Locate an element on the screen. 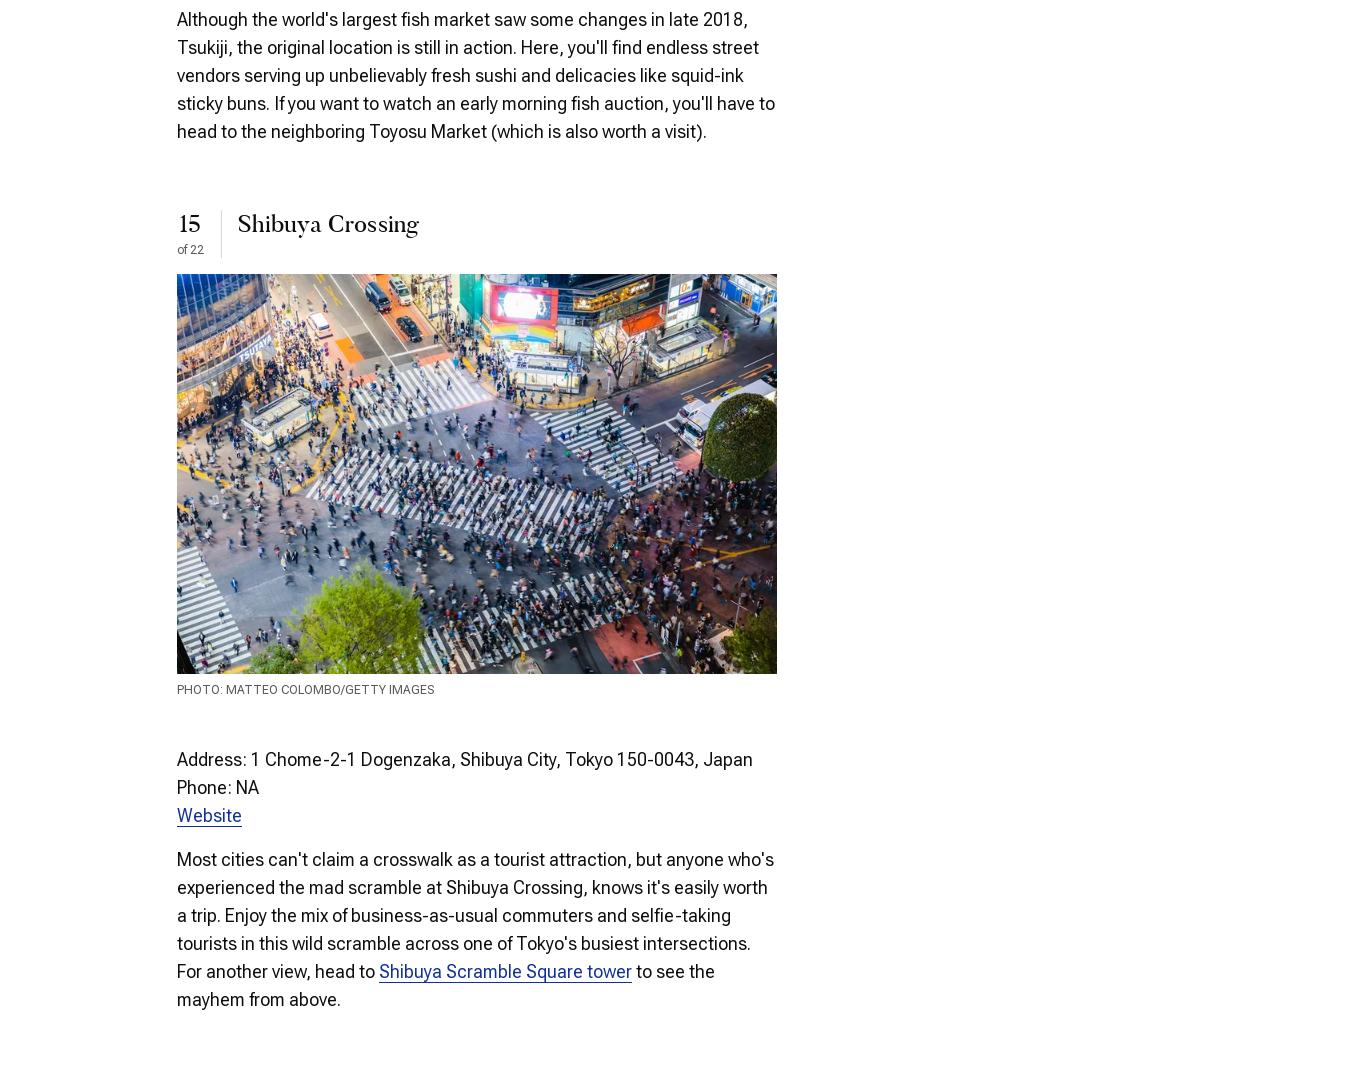 The width and height of the screenshot is (1350, 1072). 'Shibuya Crossing' is located at coordinates (327, 225).